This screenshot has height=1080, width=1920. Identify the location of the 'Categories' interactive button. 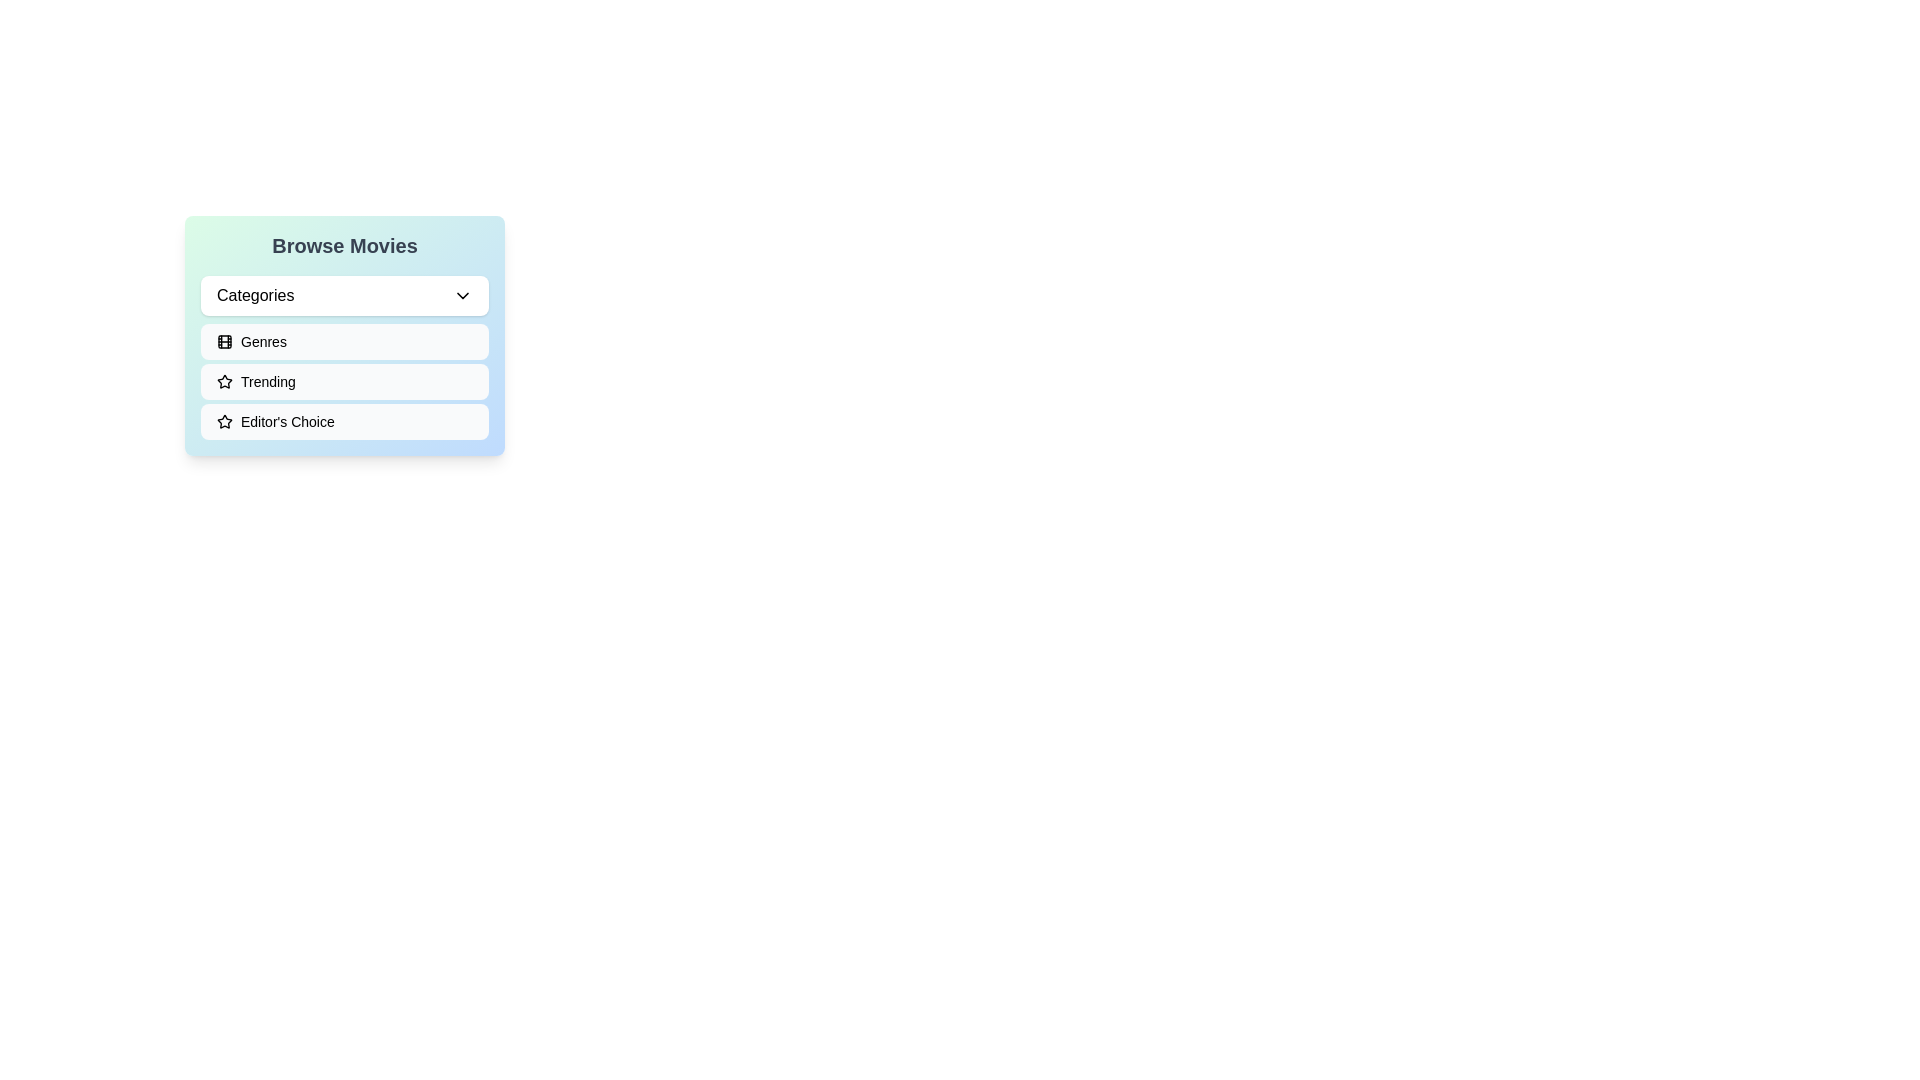
(461, 296).